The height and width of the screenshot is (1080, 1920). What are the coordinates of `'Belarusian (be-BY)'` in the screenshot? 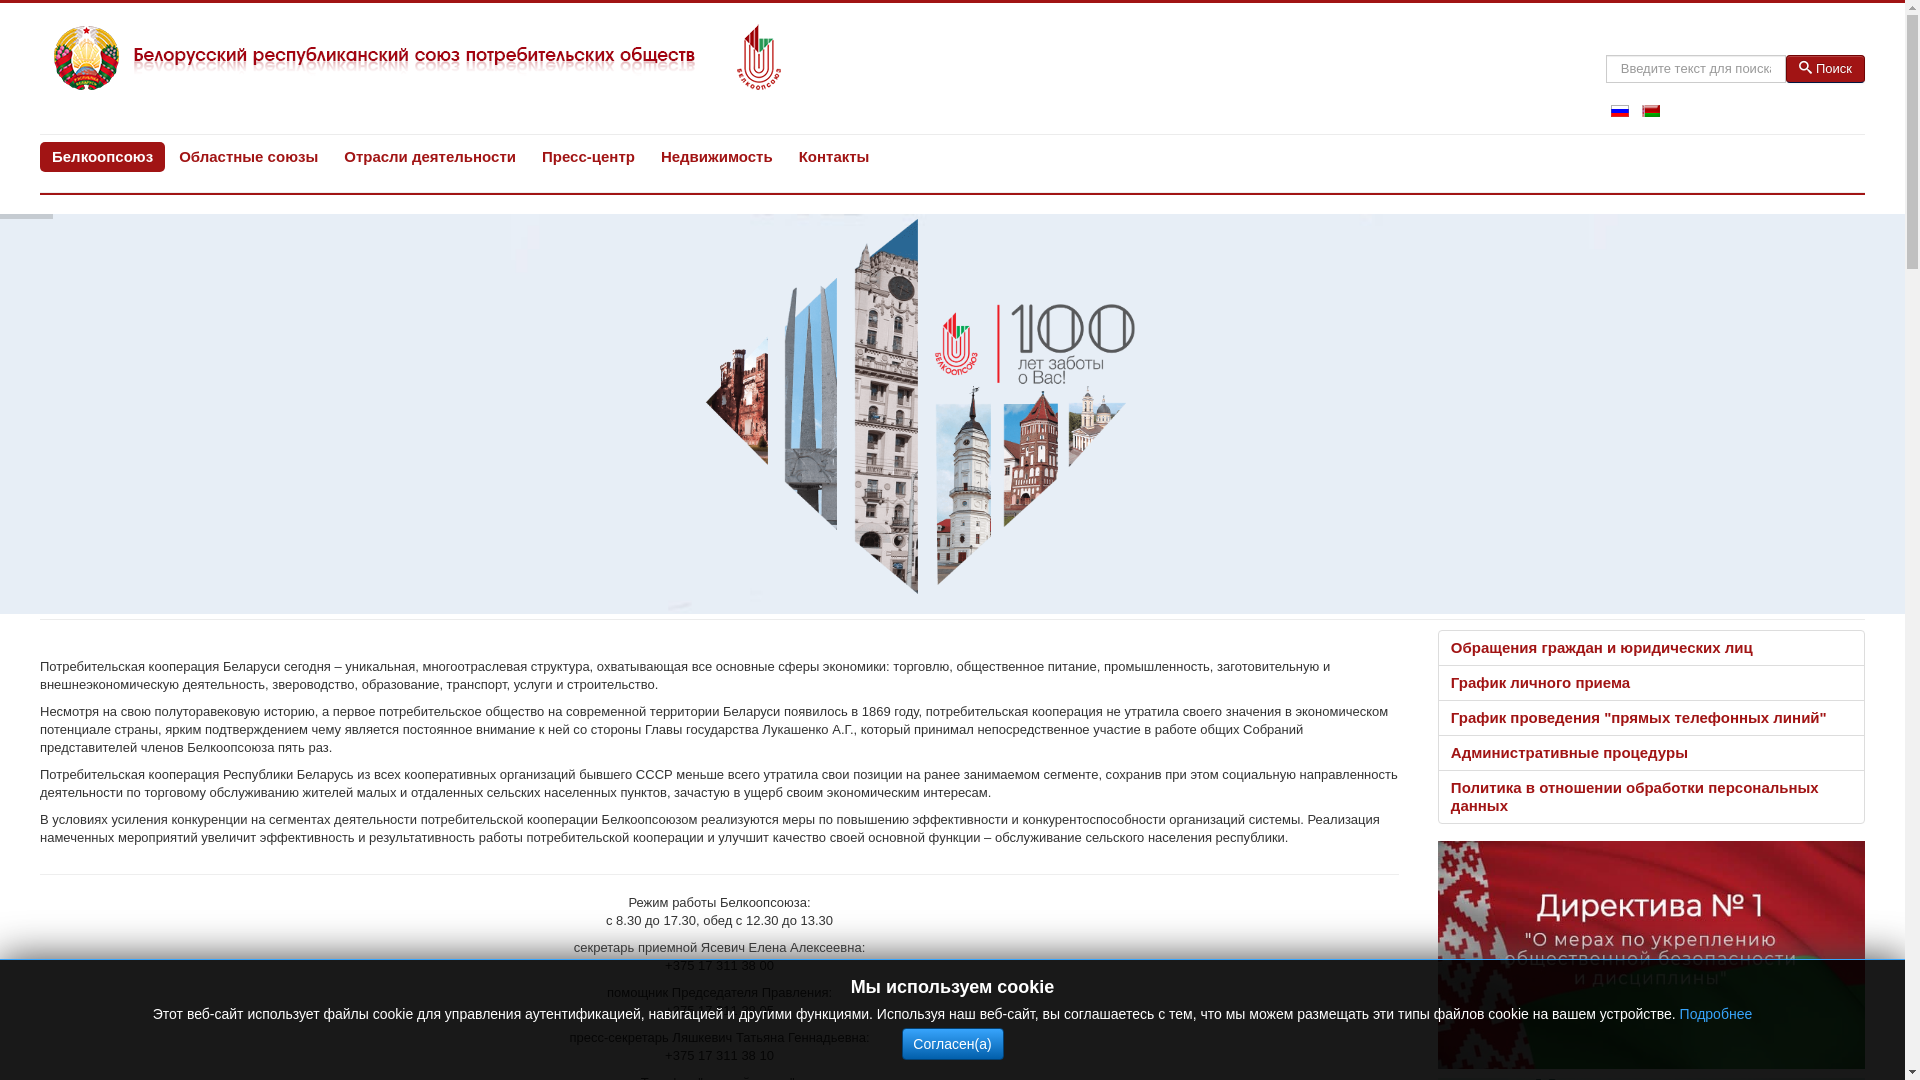 It's located at (1651, 111).